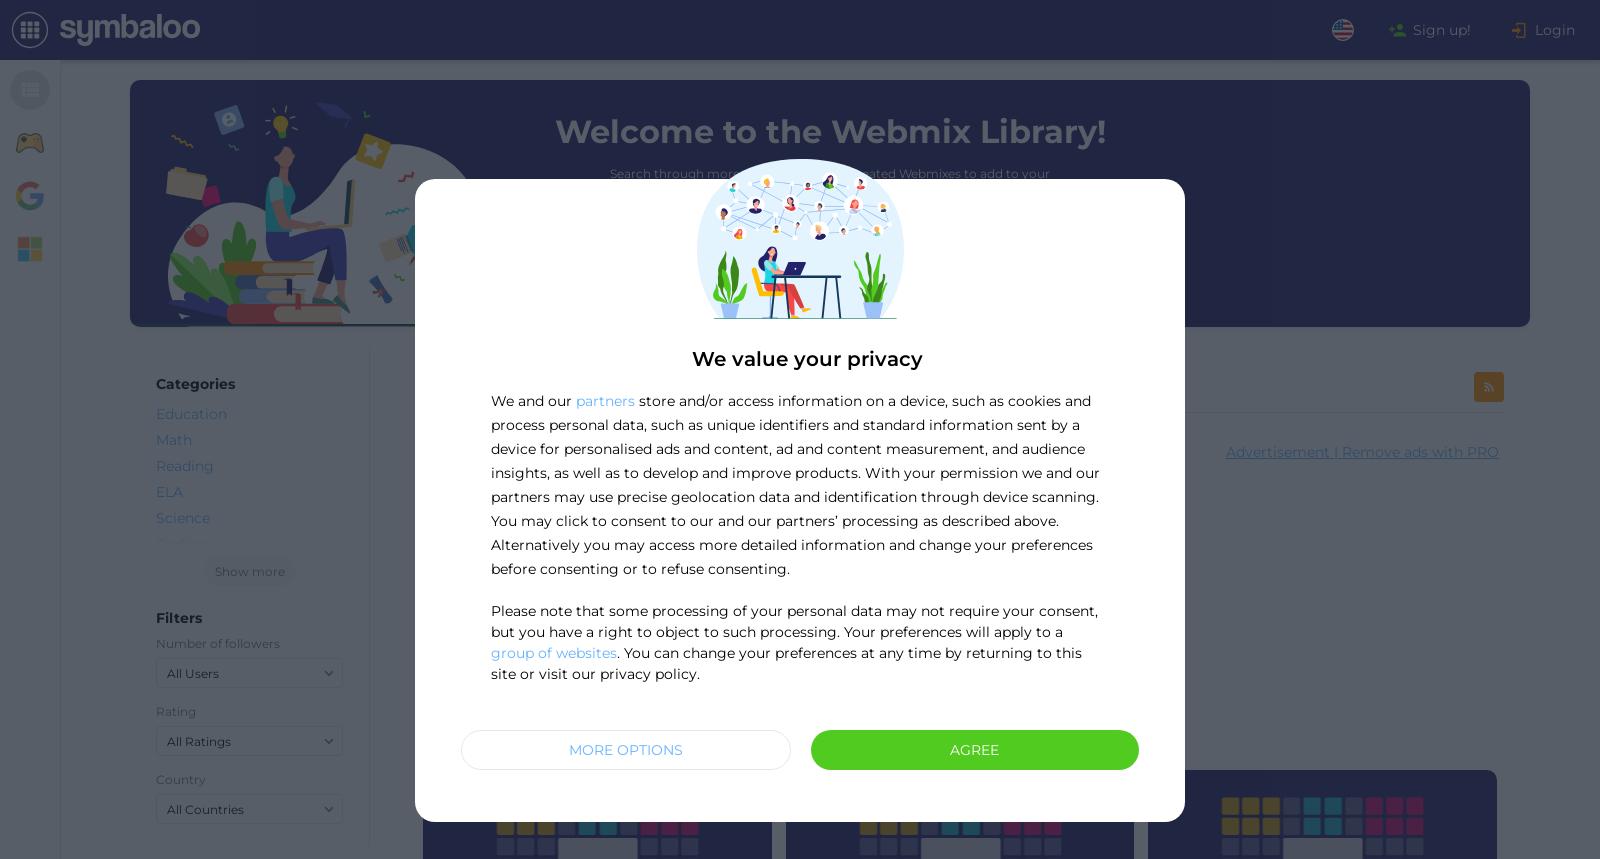  I want to click on 'History', so click(180, 621).